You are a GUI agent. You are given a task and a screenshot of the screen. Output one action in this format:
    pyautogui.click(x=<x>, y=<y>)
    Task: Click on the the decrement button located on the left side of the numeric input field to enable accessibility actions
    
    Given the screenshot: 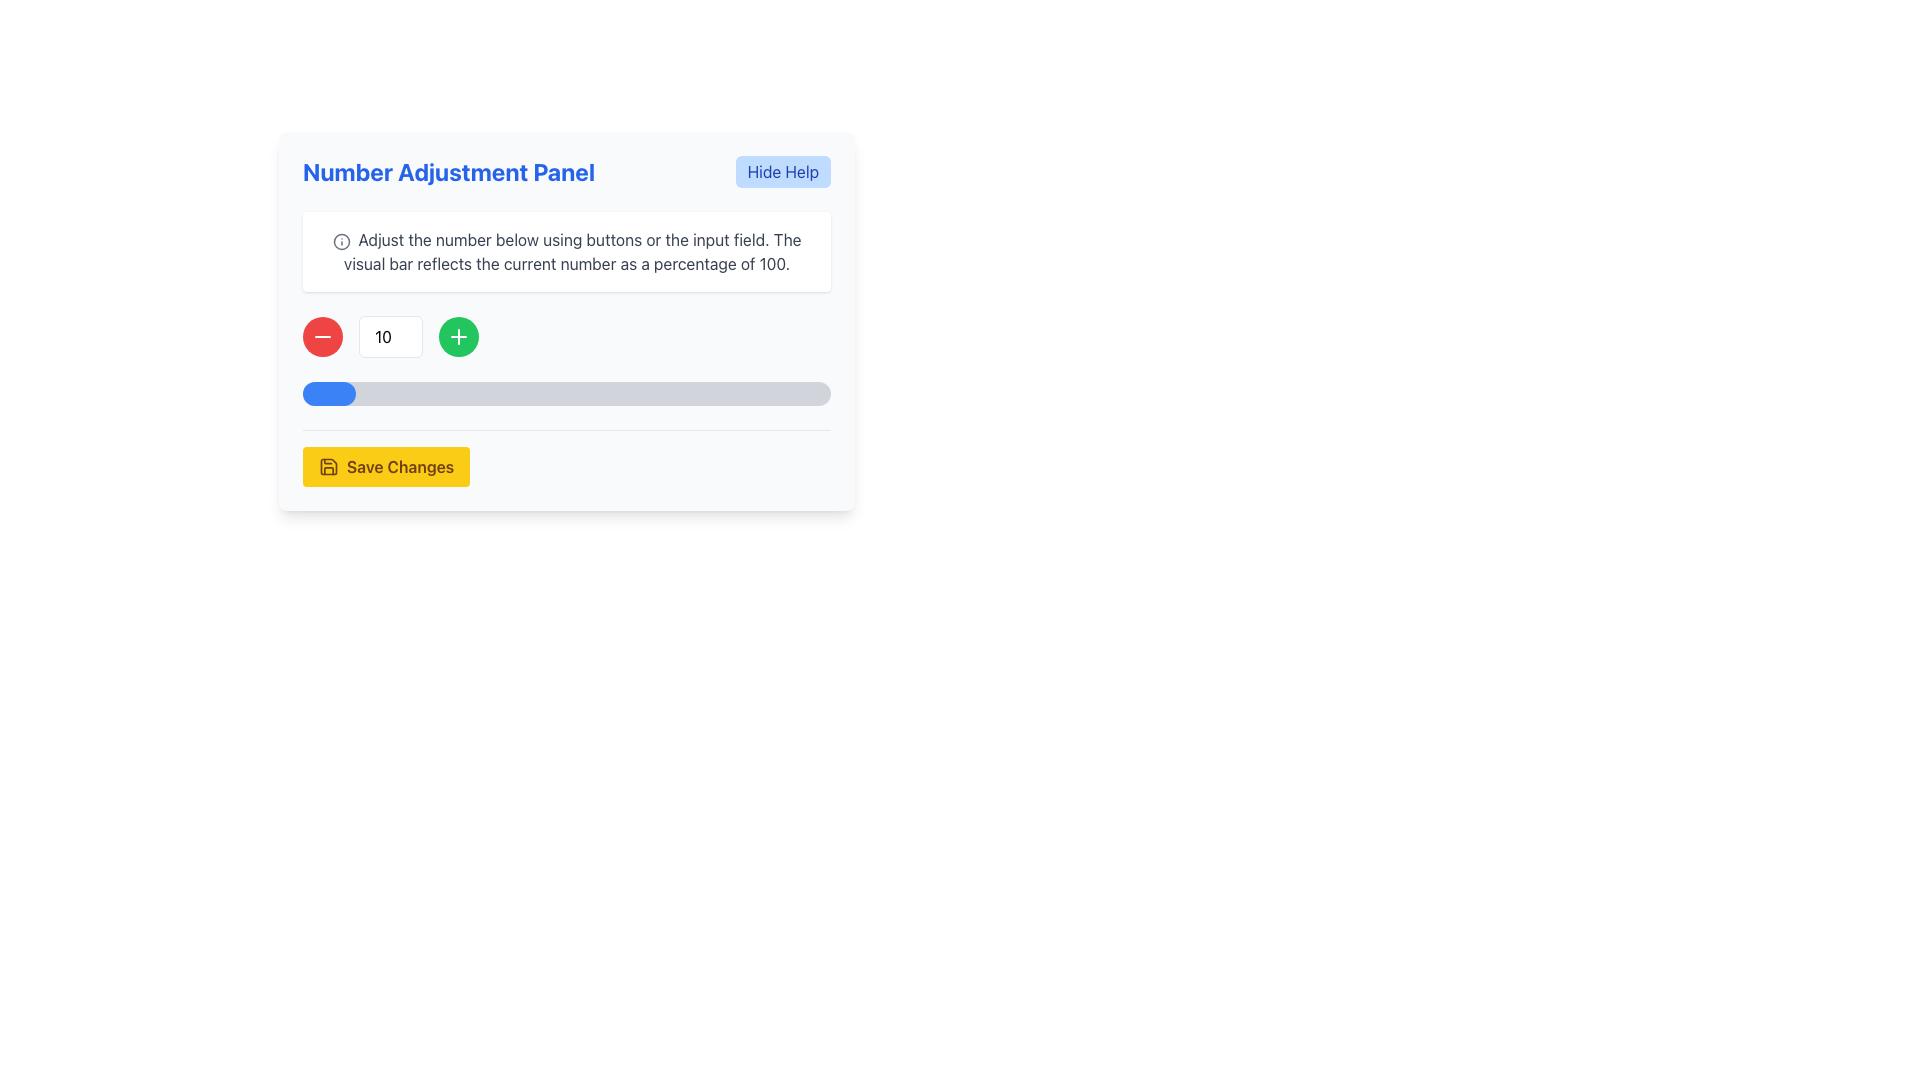 What is the action you would take?
    pyautogui.click(x=322, y=335)
    